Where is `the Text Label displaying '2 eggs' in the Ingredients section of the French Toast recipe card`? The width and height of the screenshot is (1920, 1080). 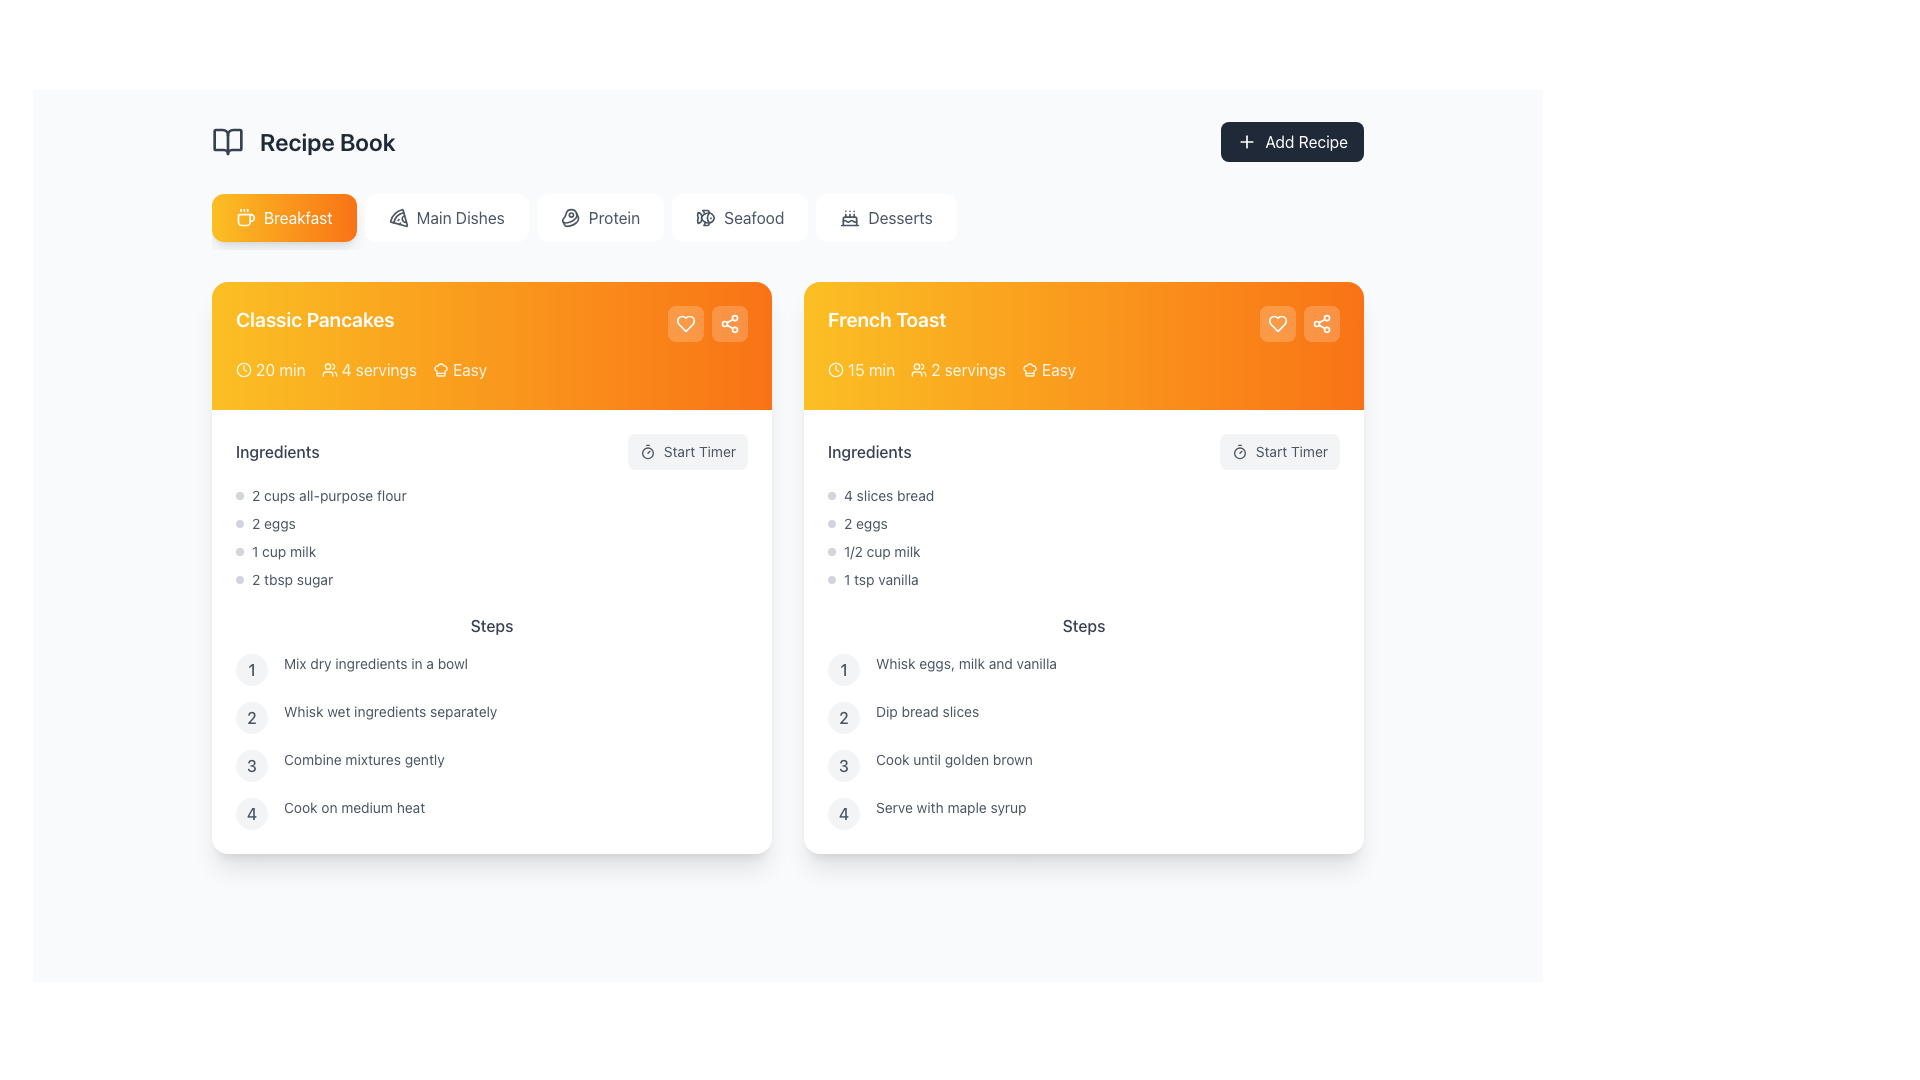
the Text Label displaying '2 eggs' in the Ingredients section of the French Toast recipe card is located at coordinates (865, 523).